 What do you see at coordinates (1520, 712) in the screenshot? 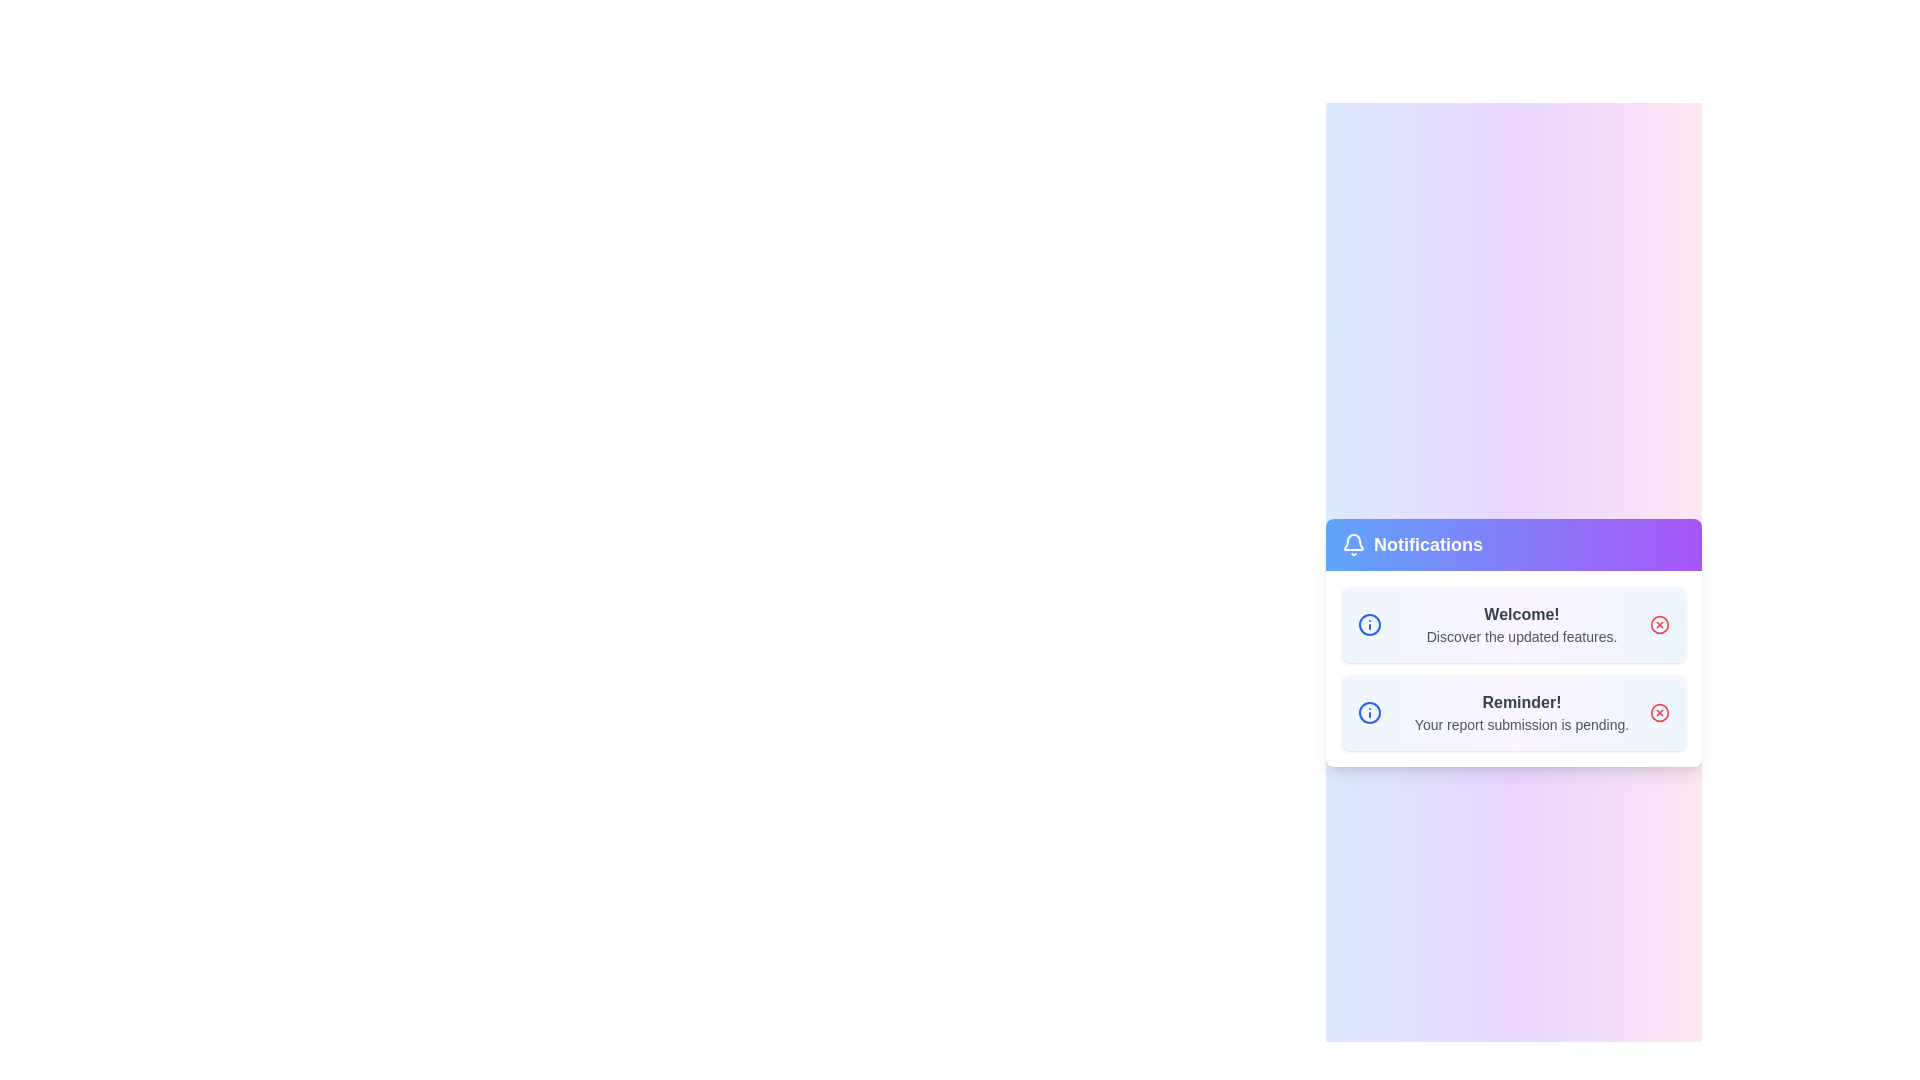
I see `the Text block containing the bold gray title 'Reminder!' and the subtitle 'Your report submission is pending.'` at bounding box center [1520, 712].